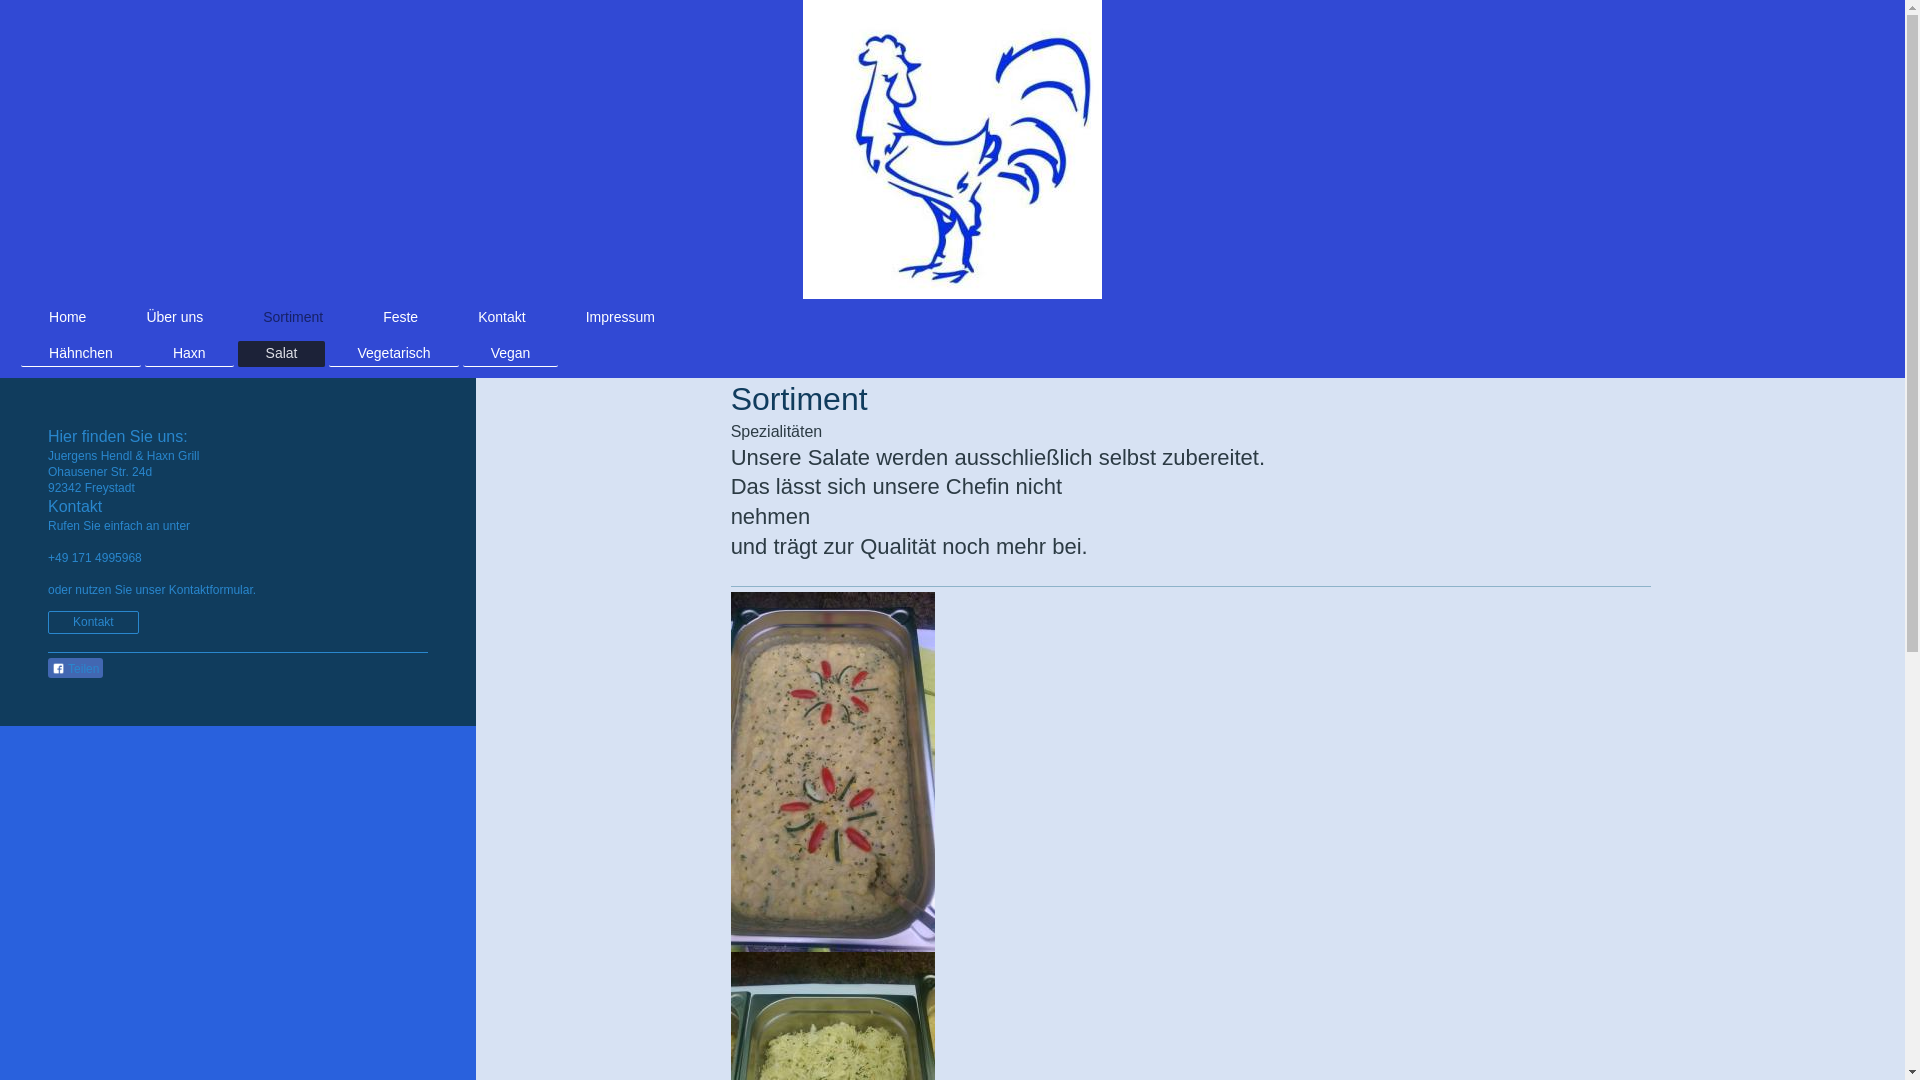  What do you see at coordinates (619, 315) in the screenshot?
I see `'Impressum'` at bounding box center [619, 315].